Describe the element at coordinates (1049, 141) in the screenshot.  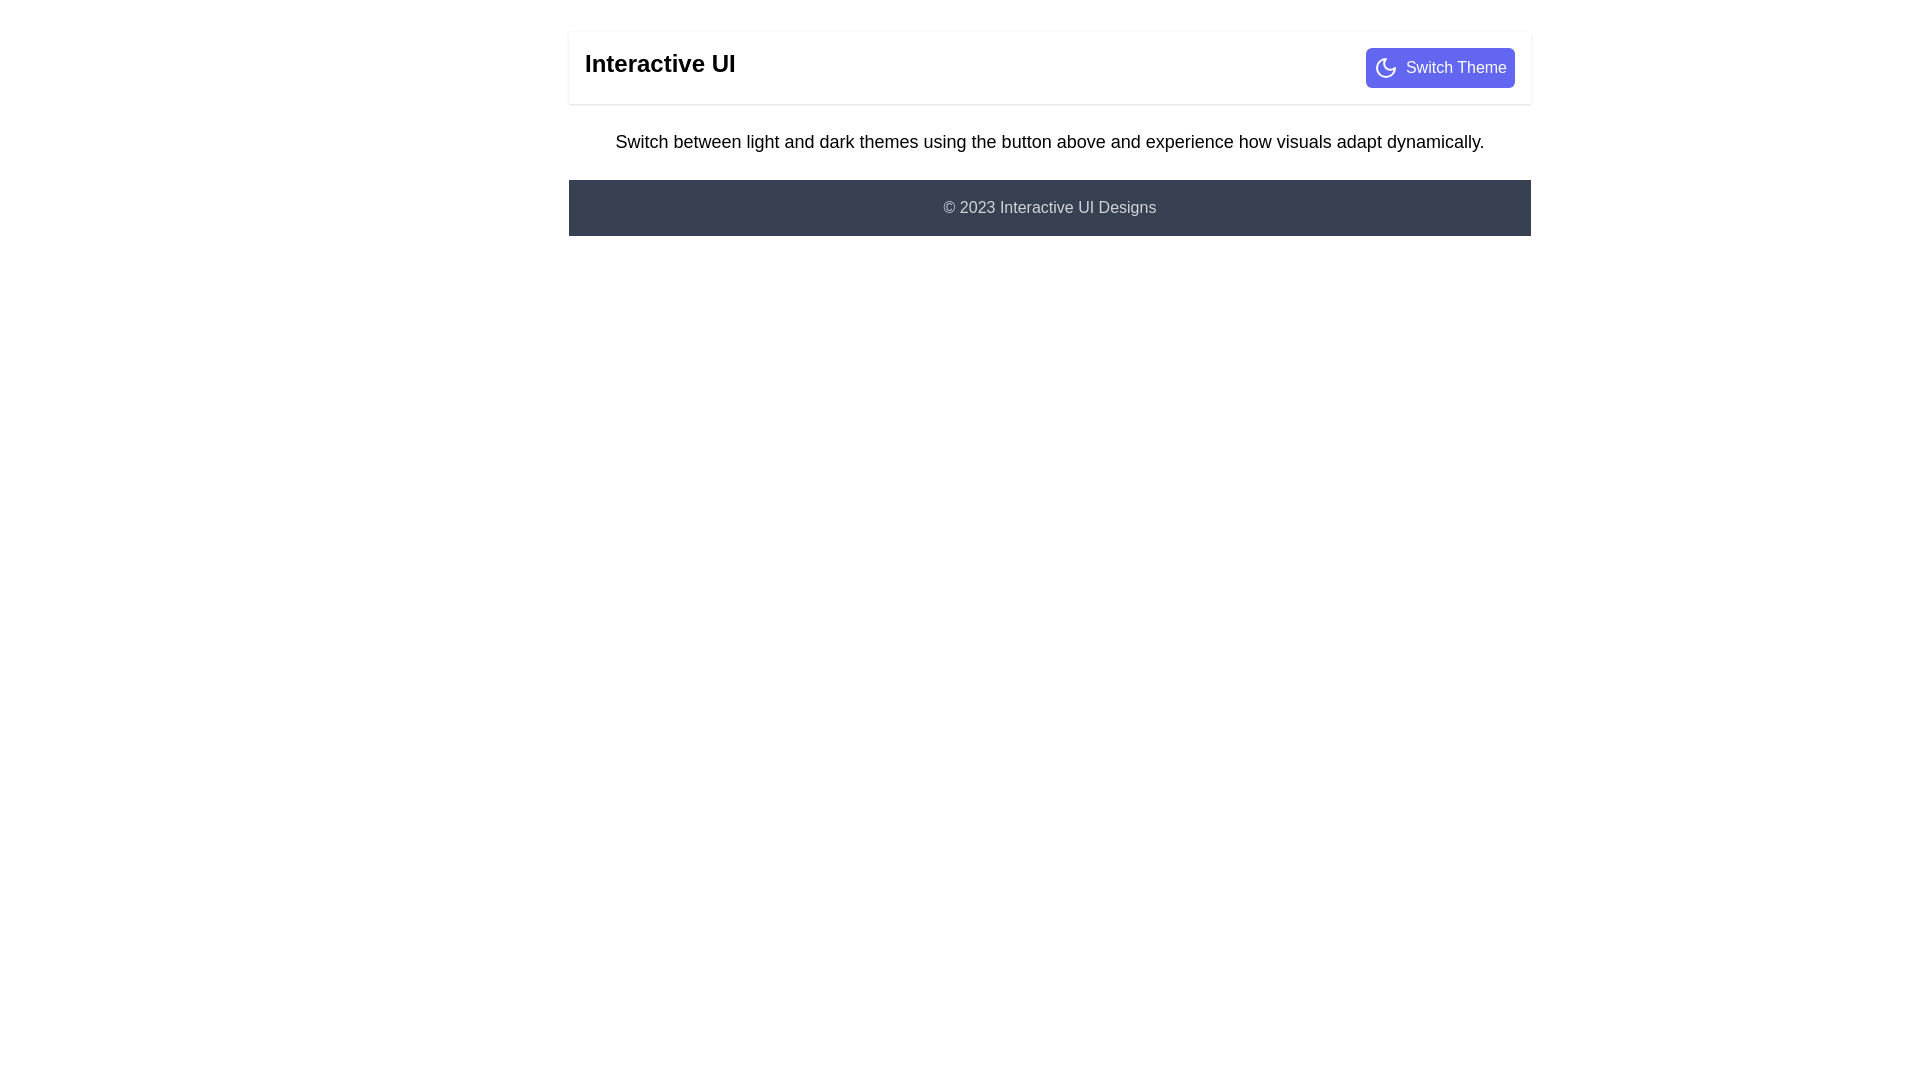
I see `descriptive information provided in the paragraph text located below the 'Interactive UI' header and above the 'Switch Theme' button, which explains the functionality of the button` at that location.